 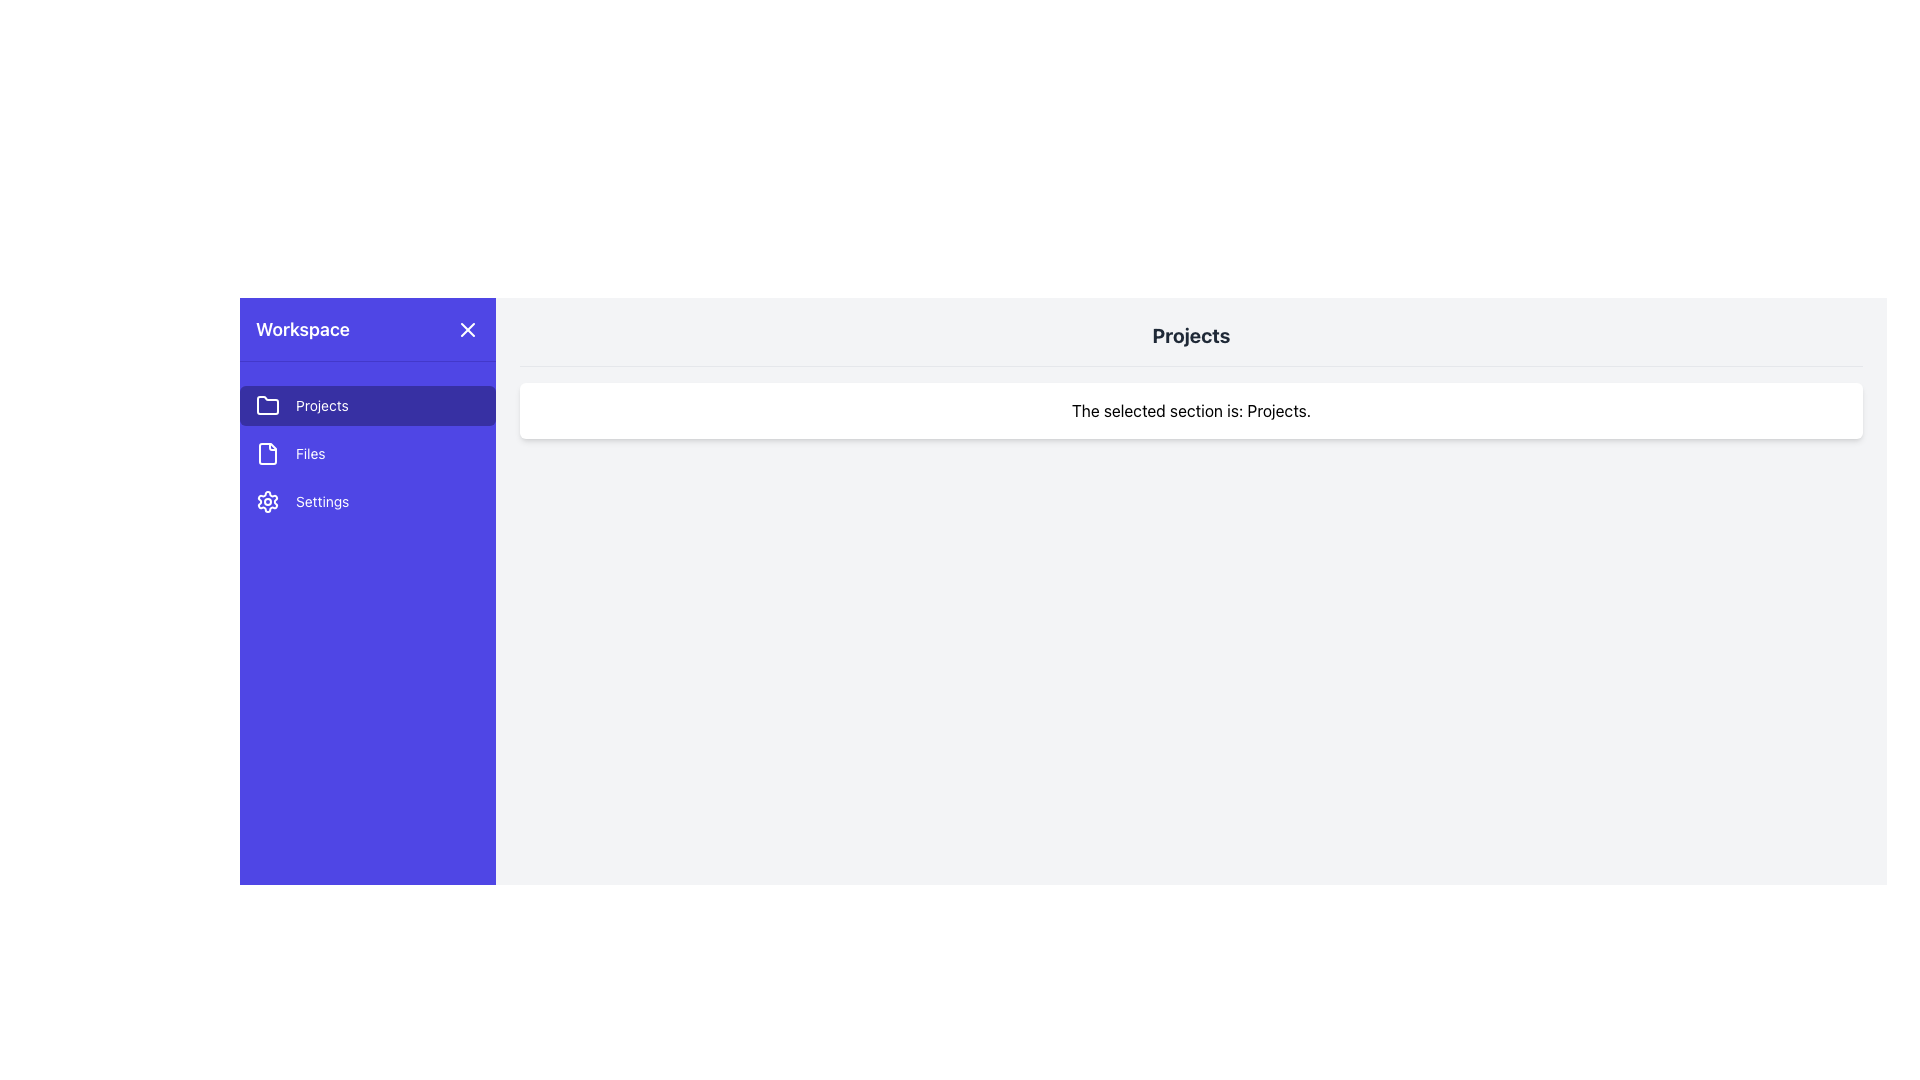 I want to click on the settings button located in the side navigation panel, which is the third item below the 'Files' button, so click(x=368, y=500).